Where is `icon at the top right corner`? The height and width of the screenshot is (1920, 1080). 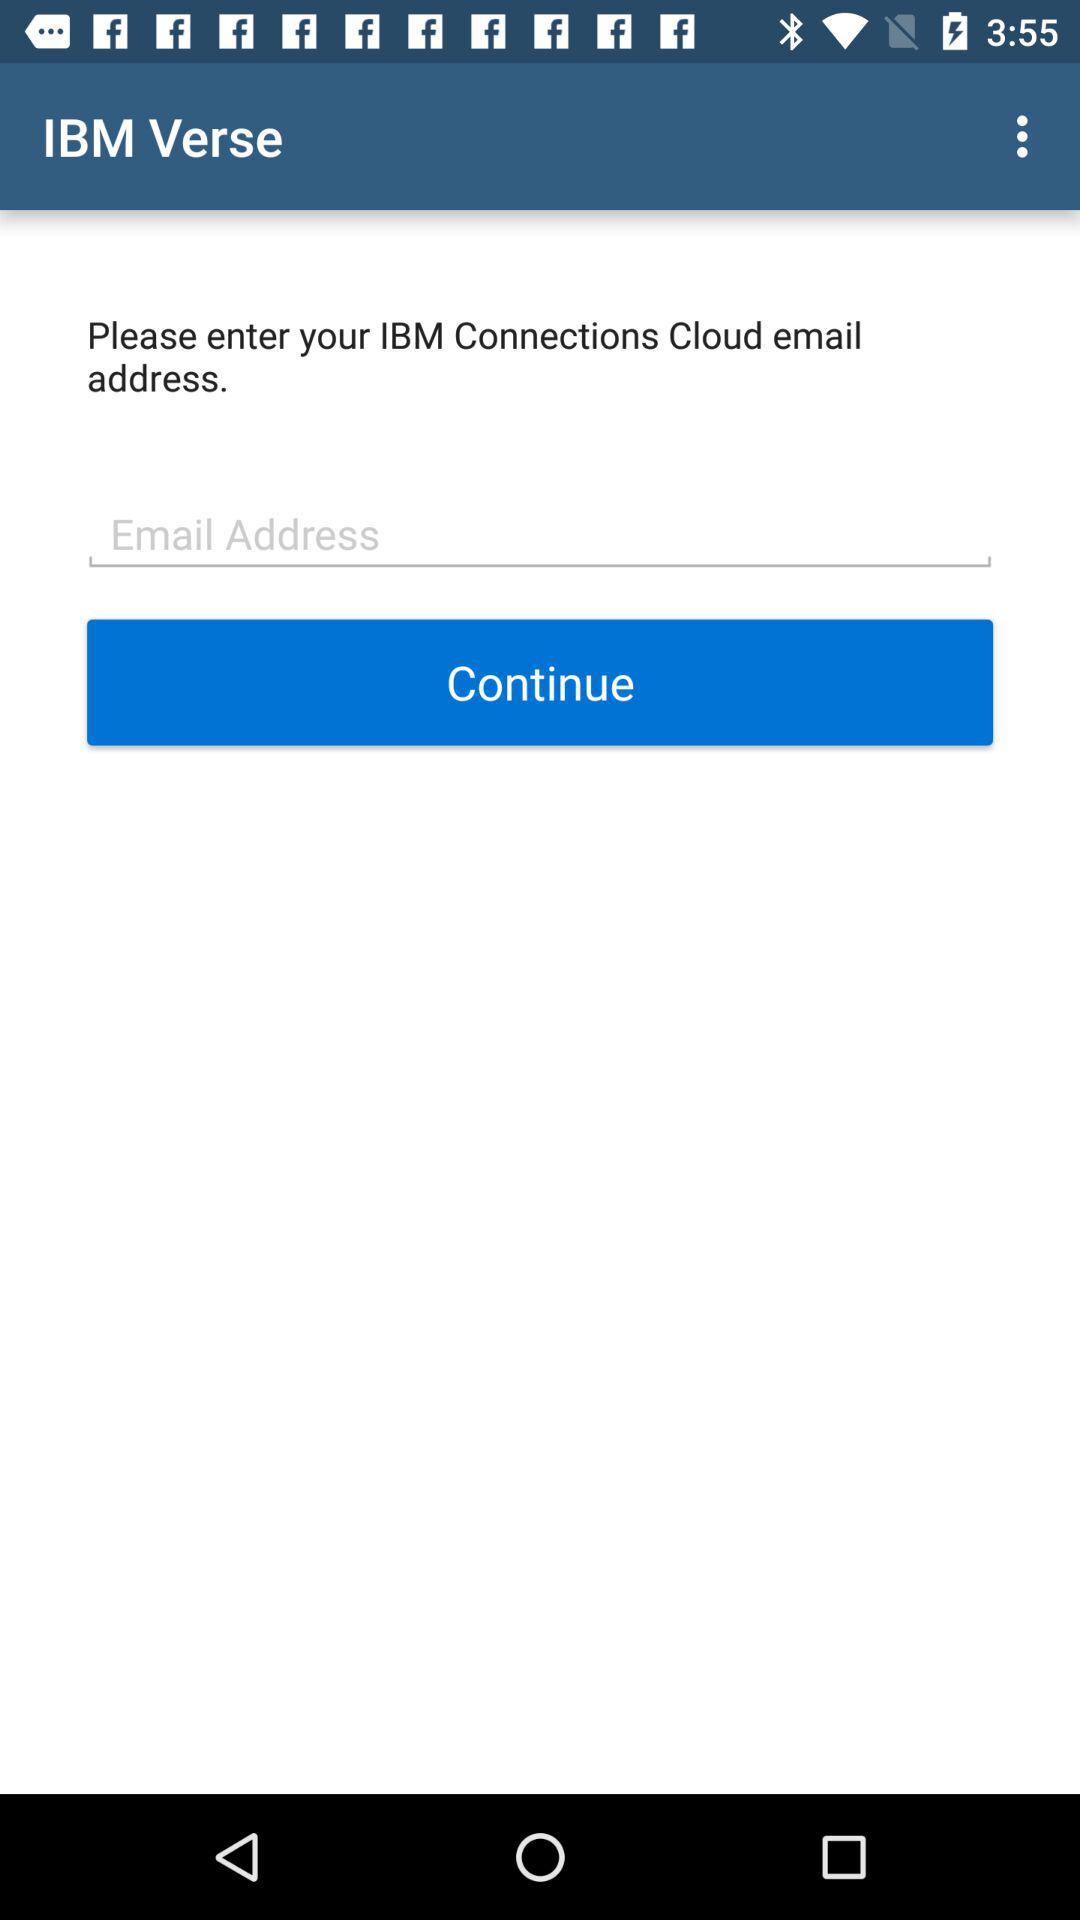
icon at the top right corner is located at coordinates (1027, 135).